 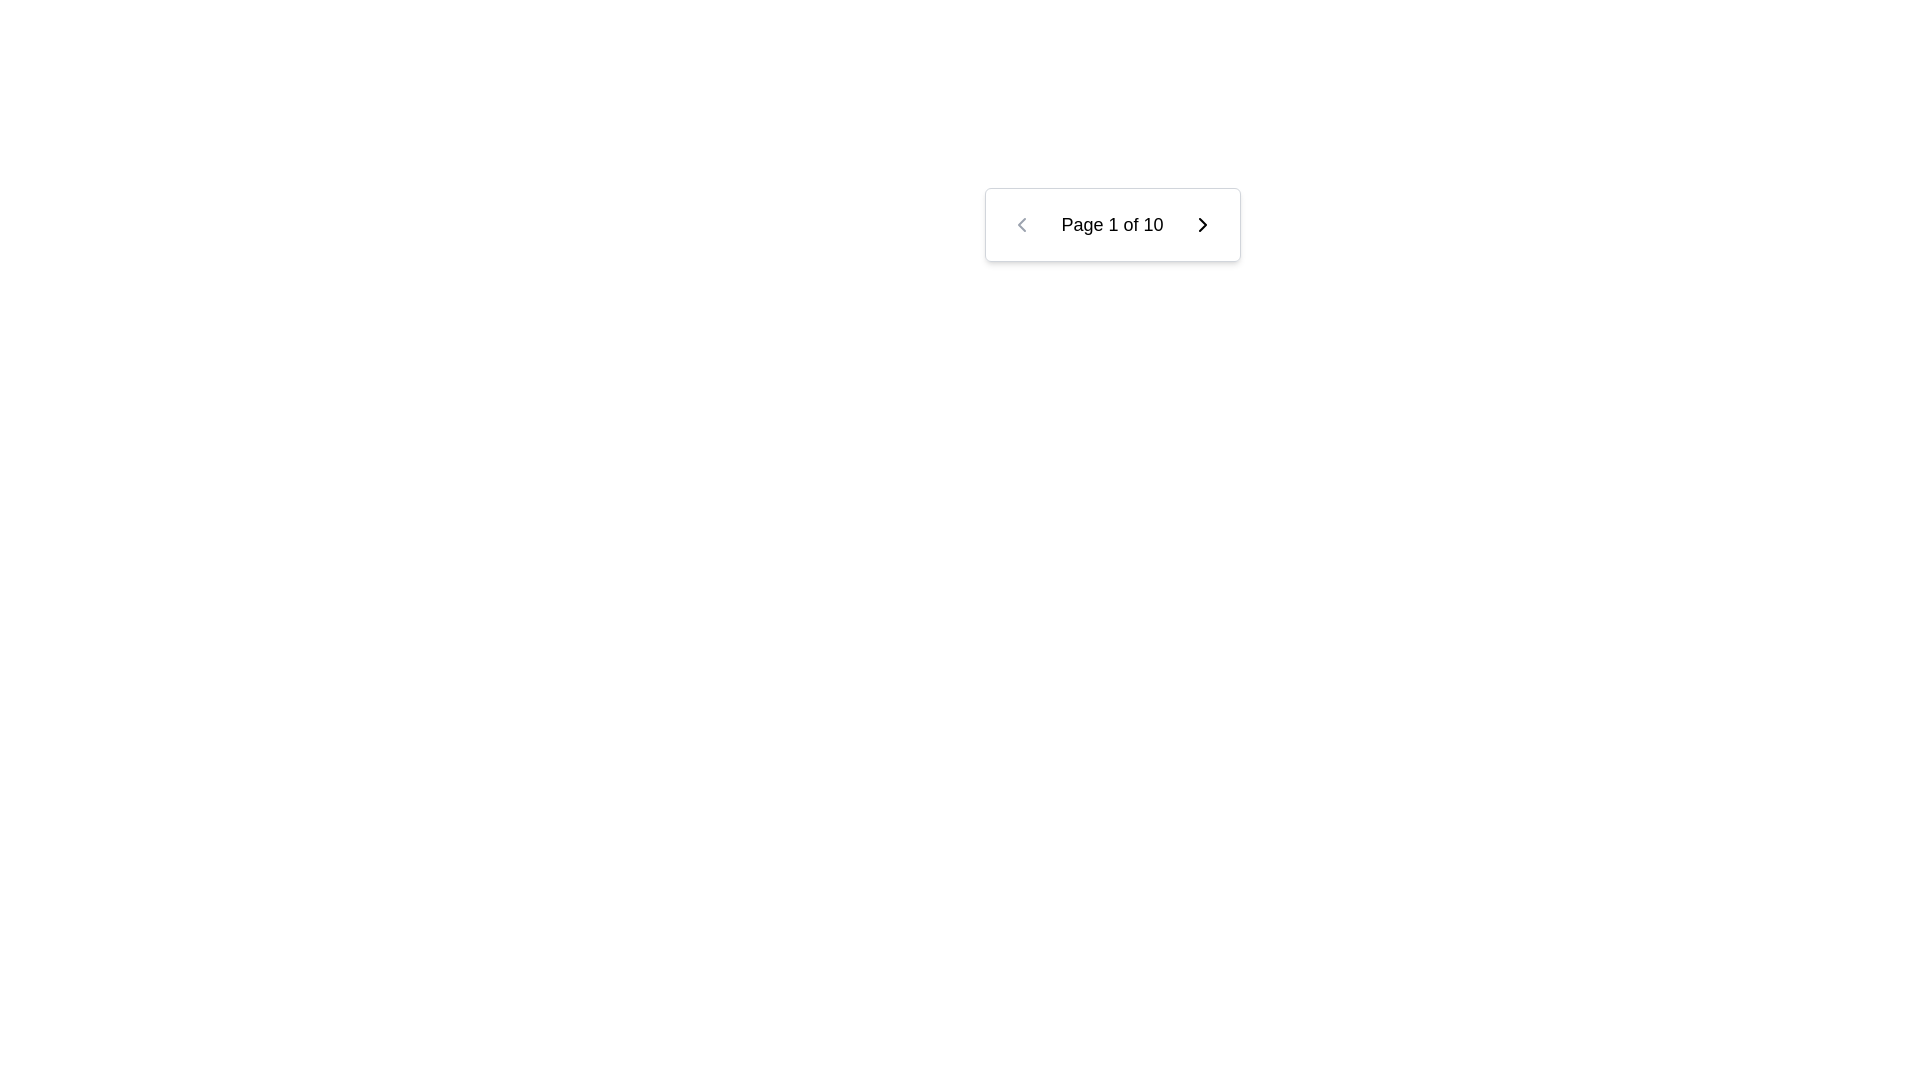 I want to click on the navigation control icon that allows moving to the previous page in the pagination sequence, located to the left of 'Page 1 of 10', so click(x=1021, y=224).